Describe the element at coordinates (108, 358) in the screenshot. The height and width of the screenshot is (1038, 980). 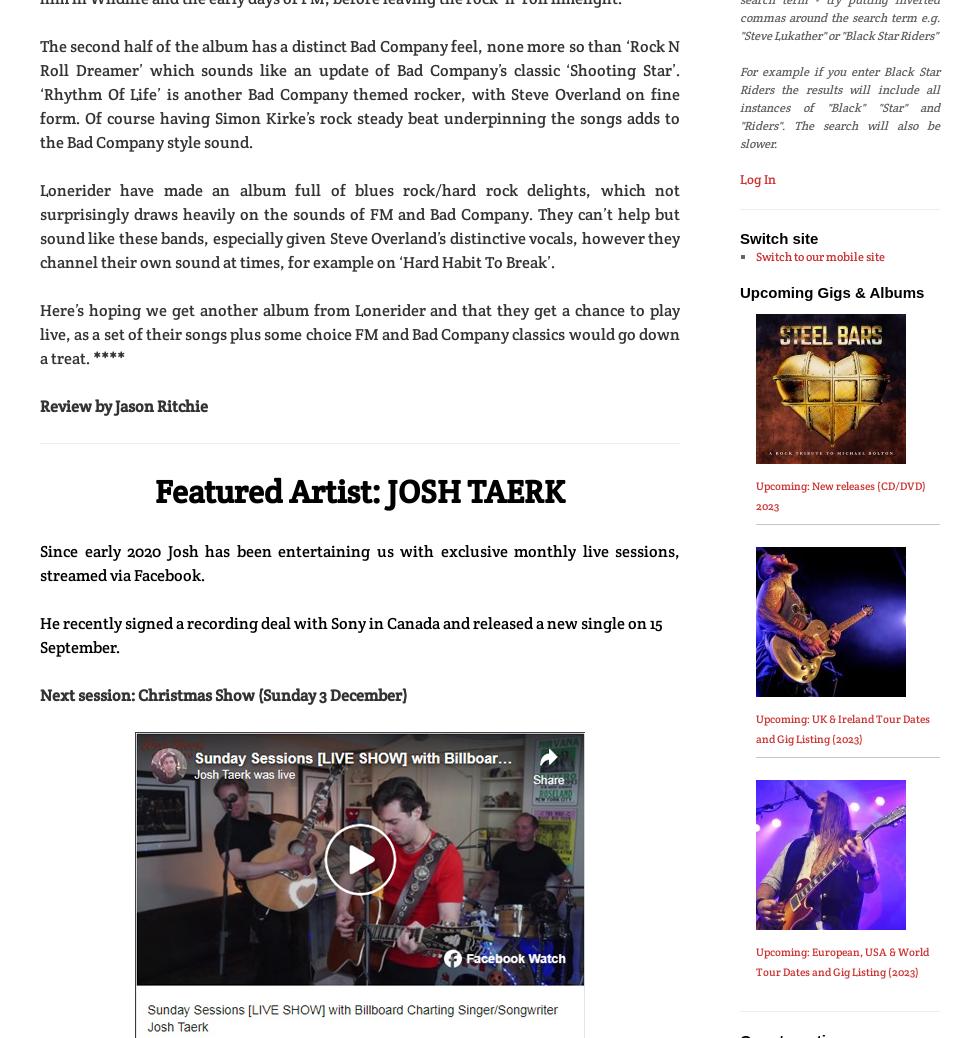
I see `'****'` at that location.